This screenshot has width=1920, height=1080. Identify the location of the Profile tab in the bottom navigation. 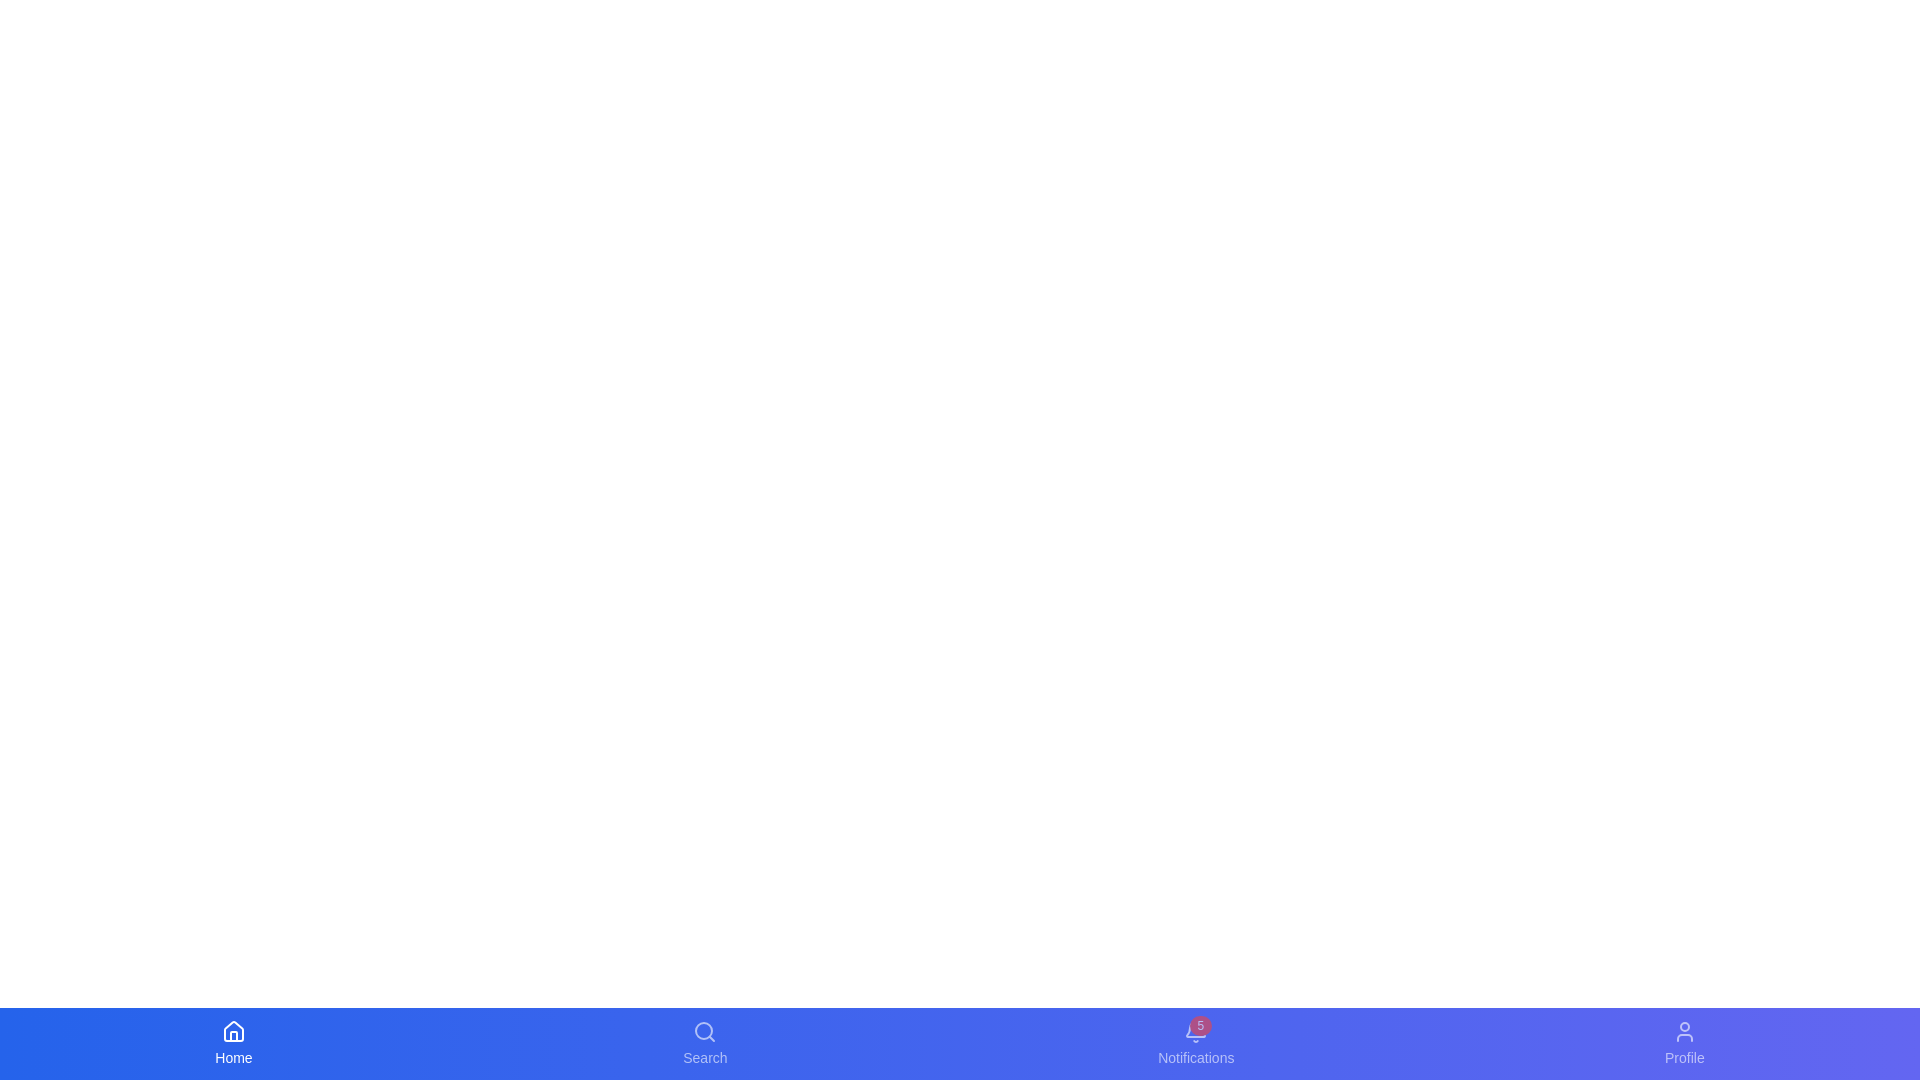
(1683, 1043).